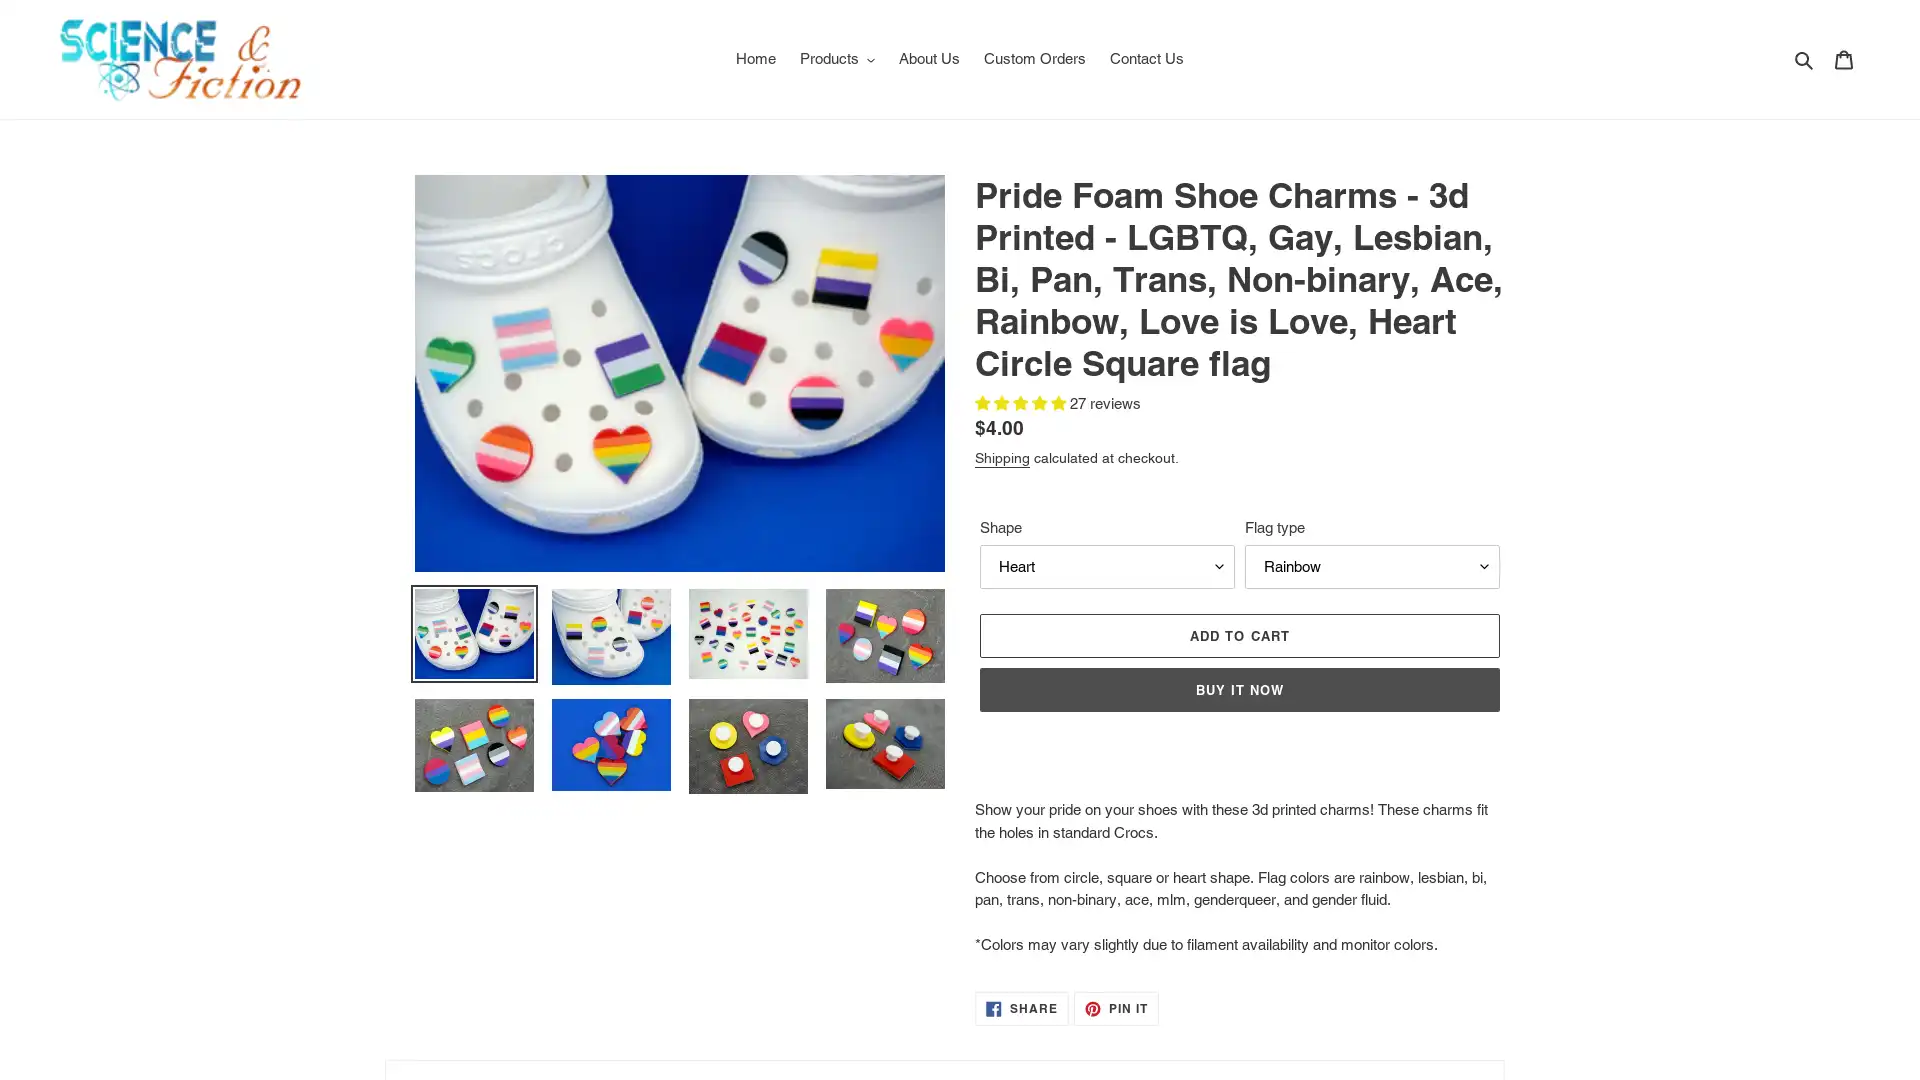 The width and height of the screenshot is (1920, 1080). What do you see at coordinates (1238, 688) in the screenshot?
I see `BUY IT NOW` at bounding box center [1238, 688].